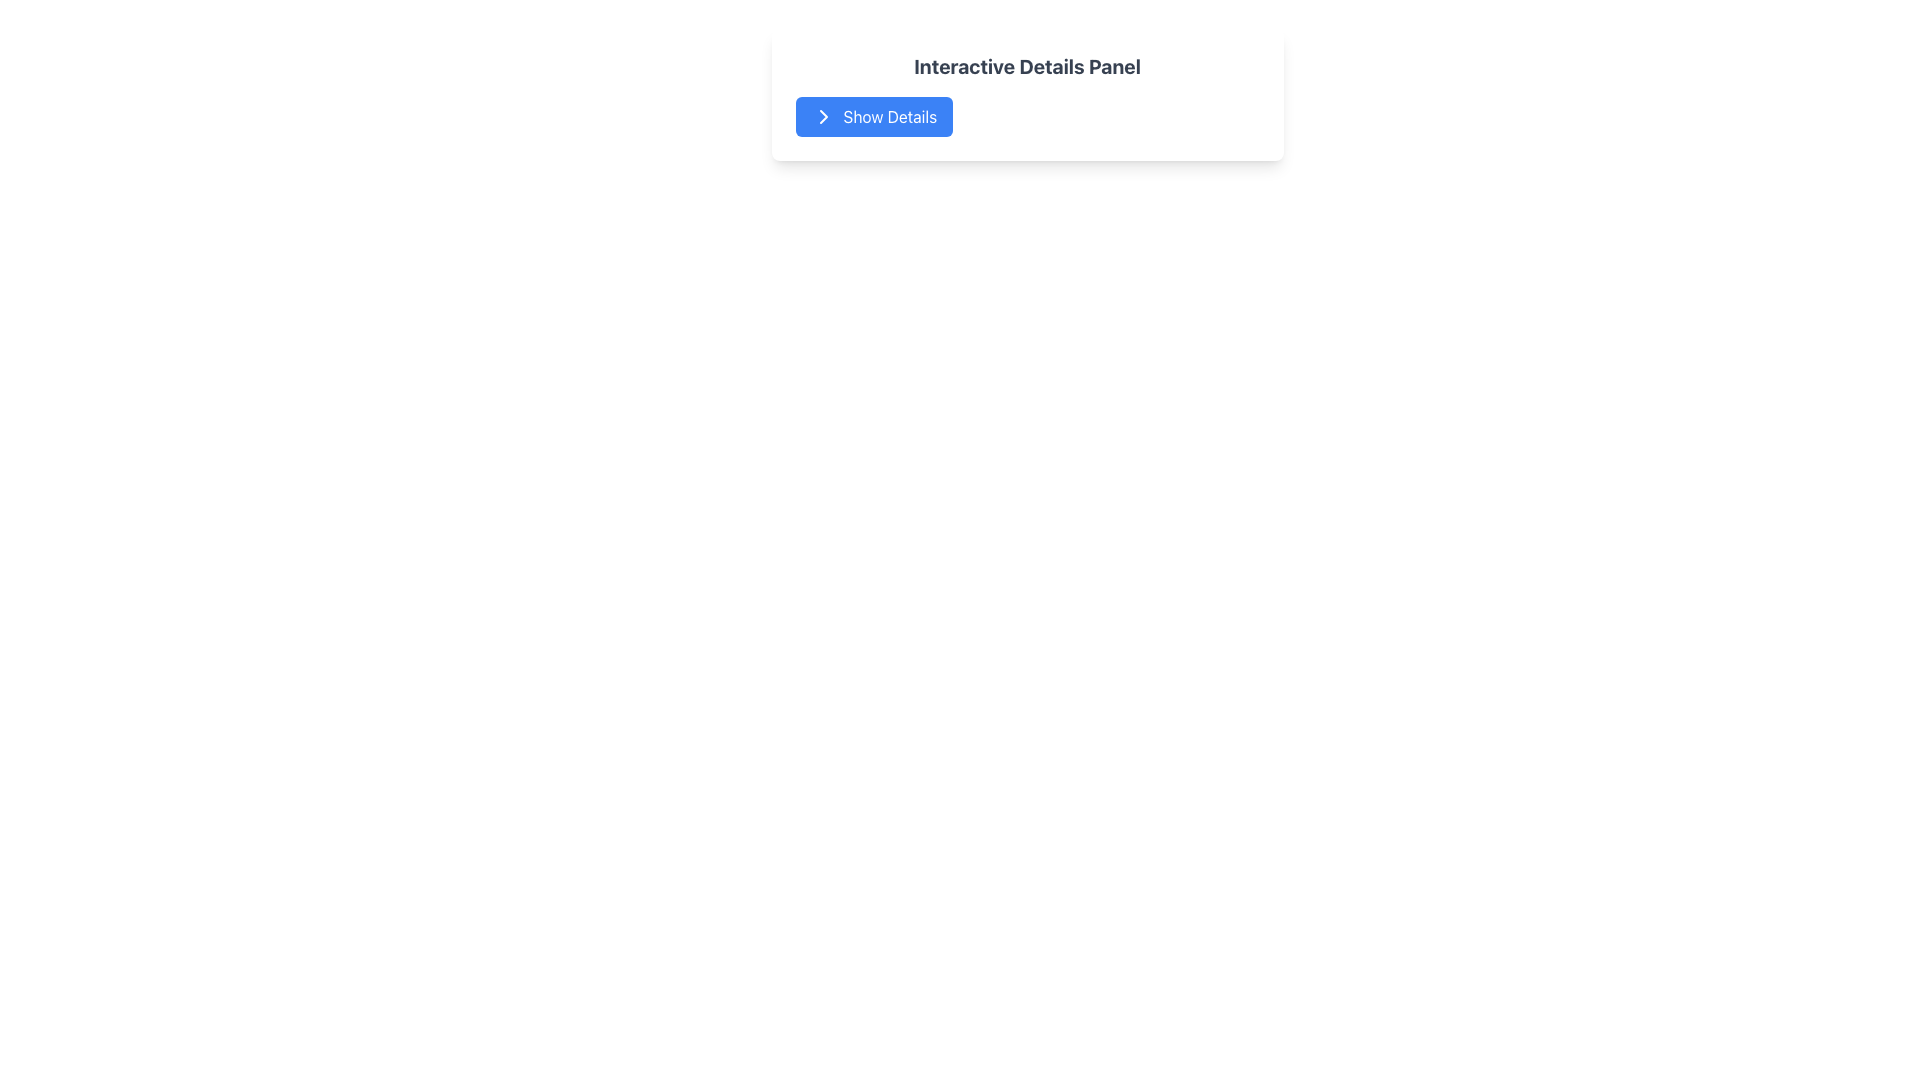 Image resolution: width=1920 pixels, height=1080 pixels. What do you see at coordinates (823, 116) in the screenshot?
I see `the small triangular arrow pointing to the right, which is part of the 'Show Details' button within the SVG graphic` at bounding box center [823, 116].